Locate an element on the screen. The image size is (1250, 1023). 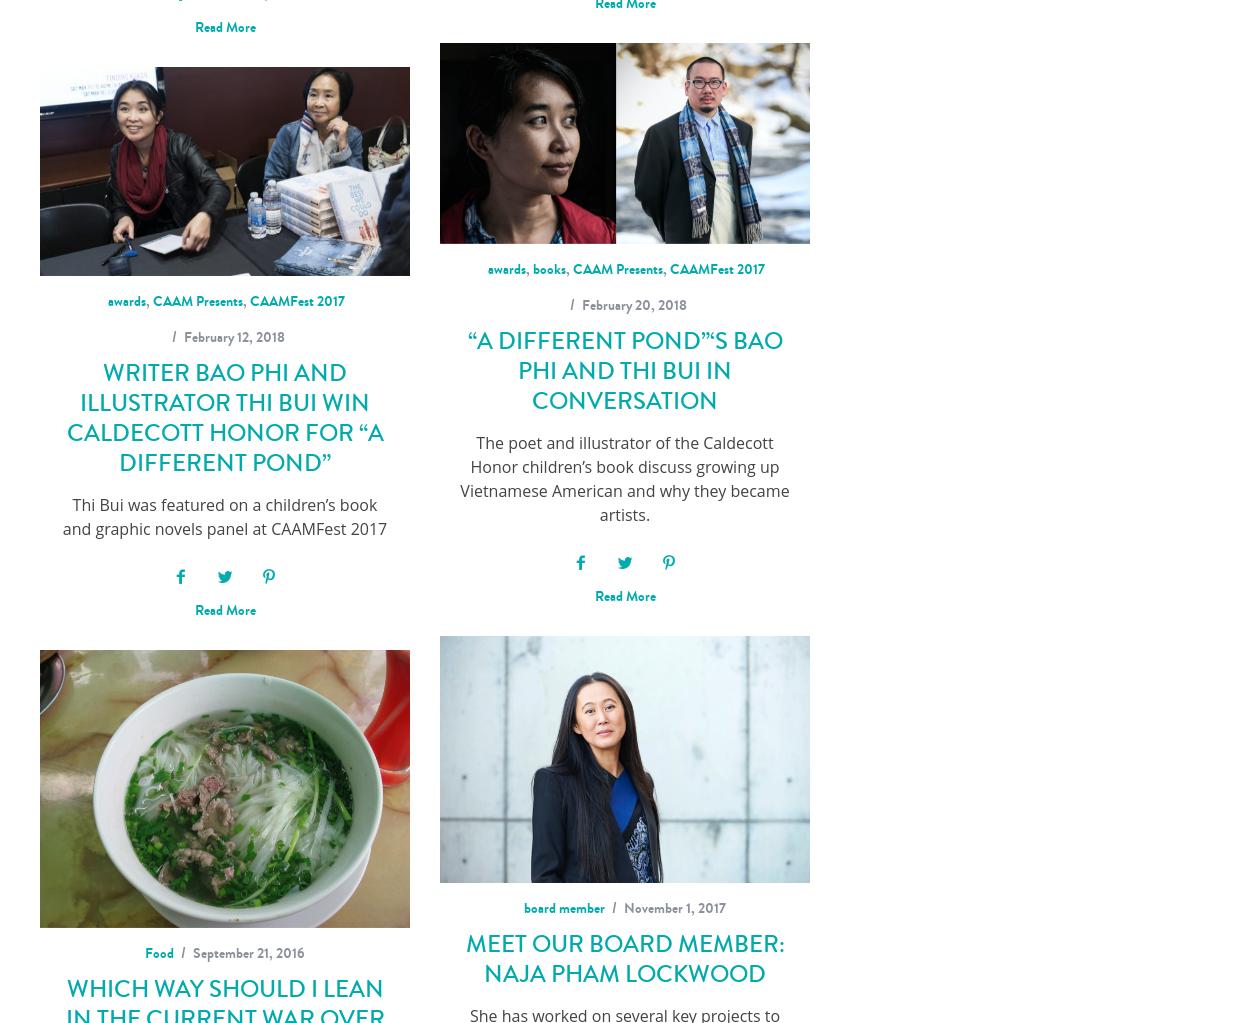
'books' is located at coordinates (549, 268).